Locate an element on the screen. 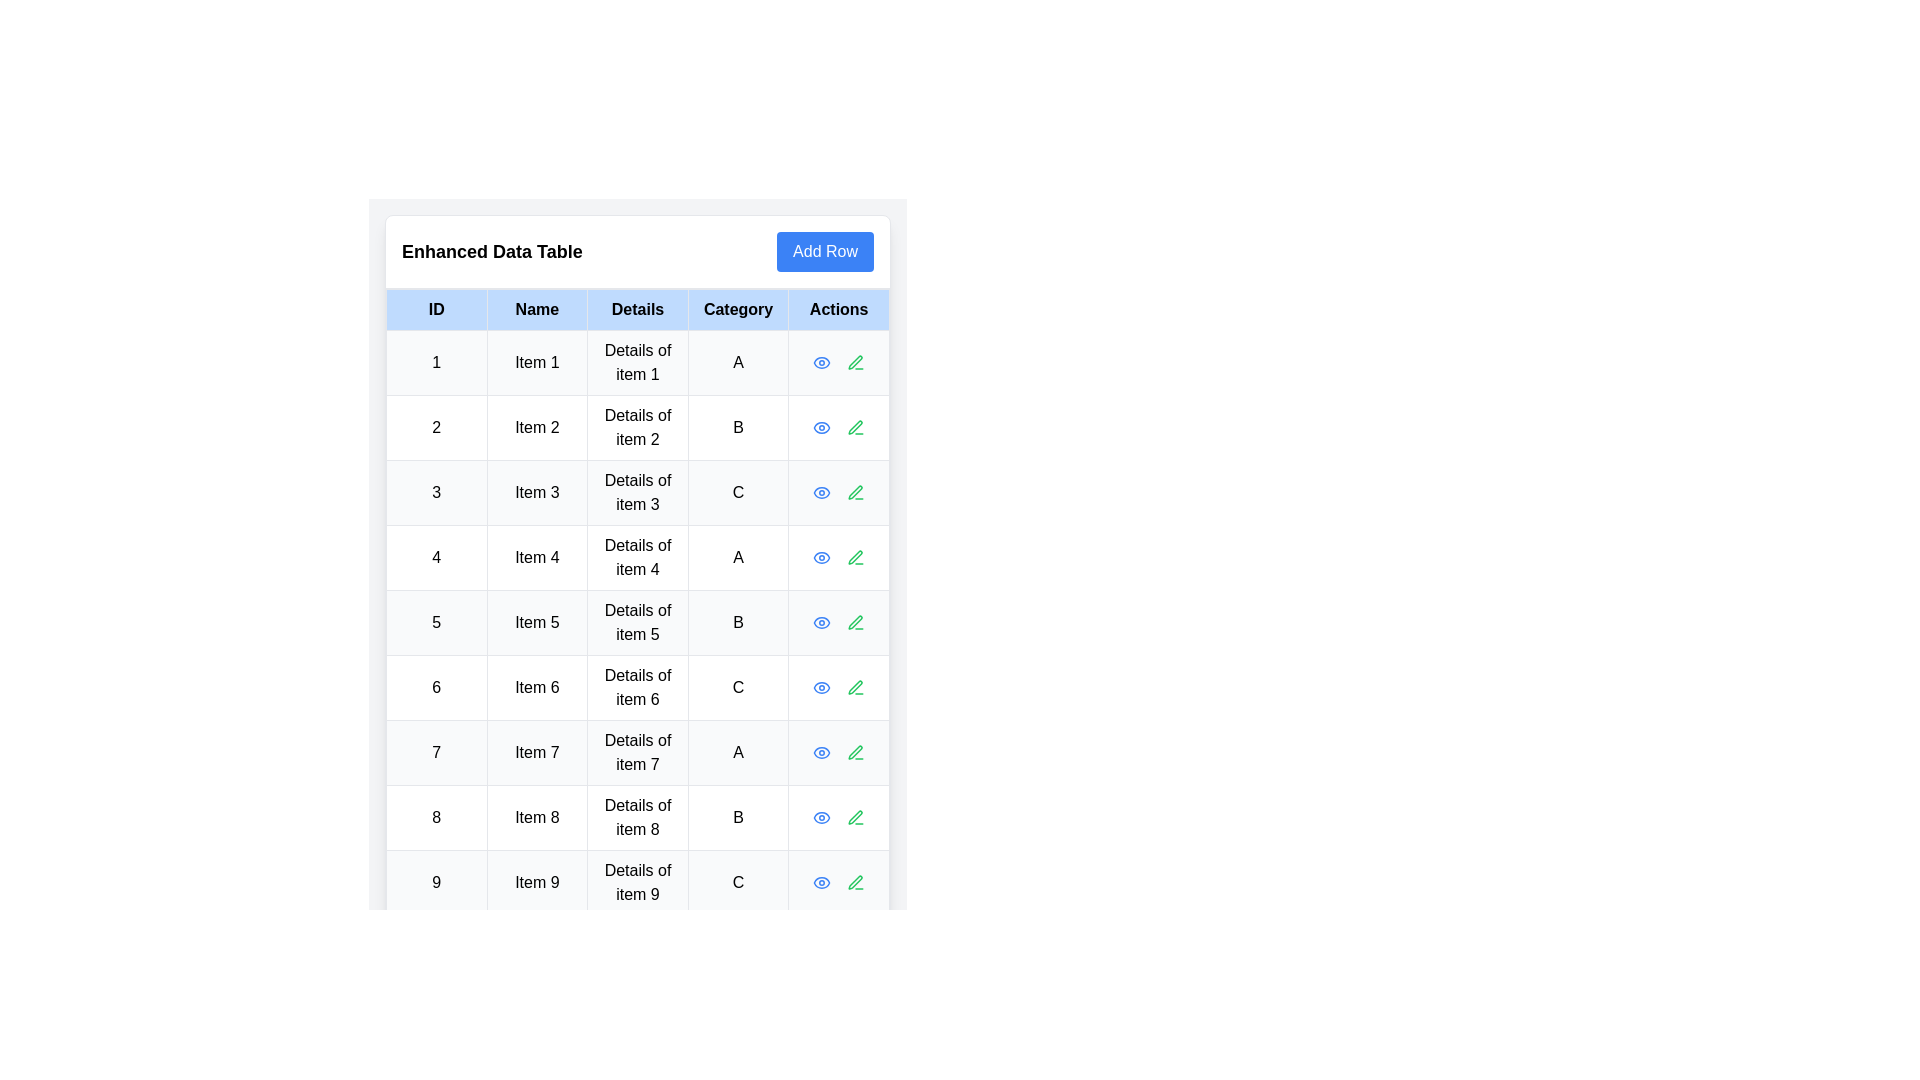 This screenshot has width=1920, height=1080. the button in the ninth row under the 'Actions' column to invoke the details view for 'Item 9' is located at coordinates (822, 882).